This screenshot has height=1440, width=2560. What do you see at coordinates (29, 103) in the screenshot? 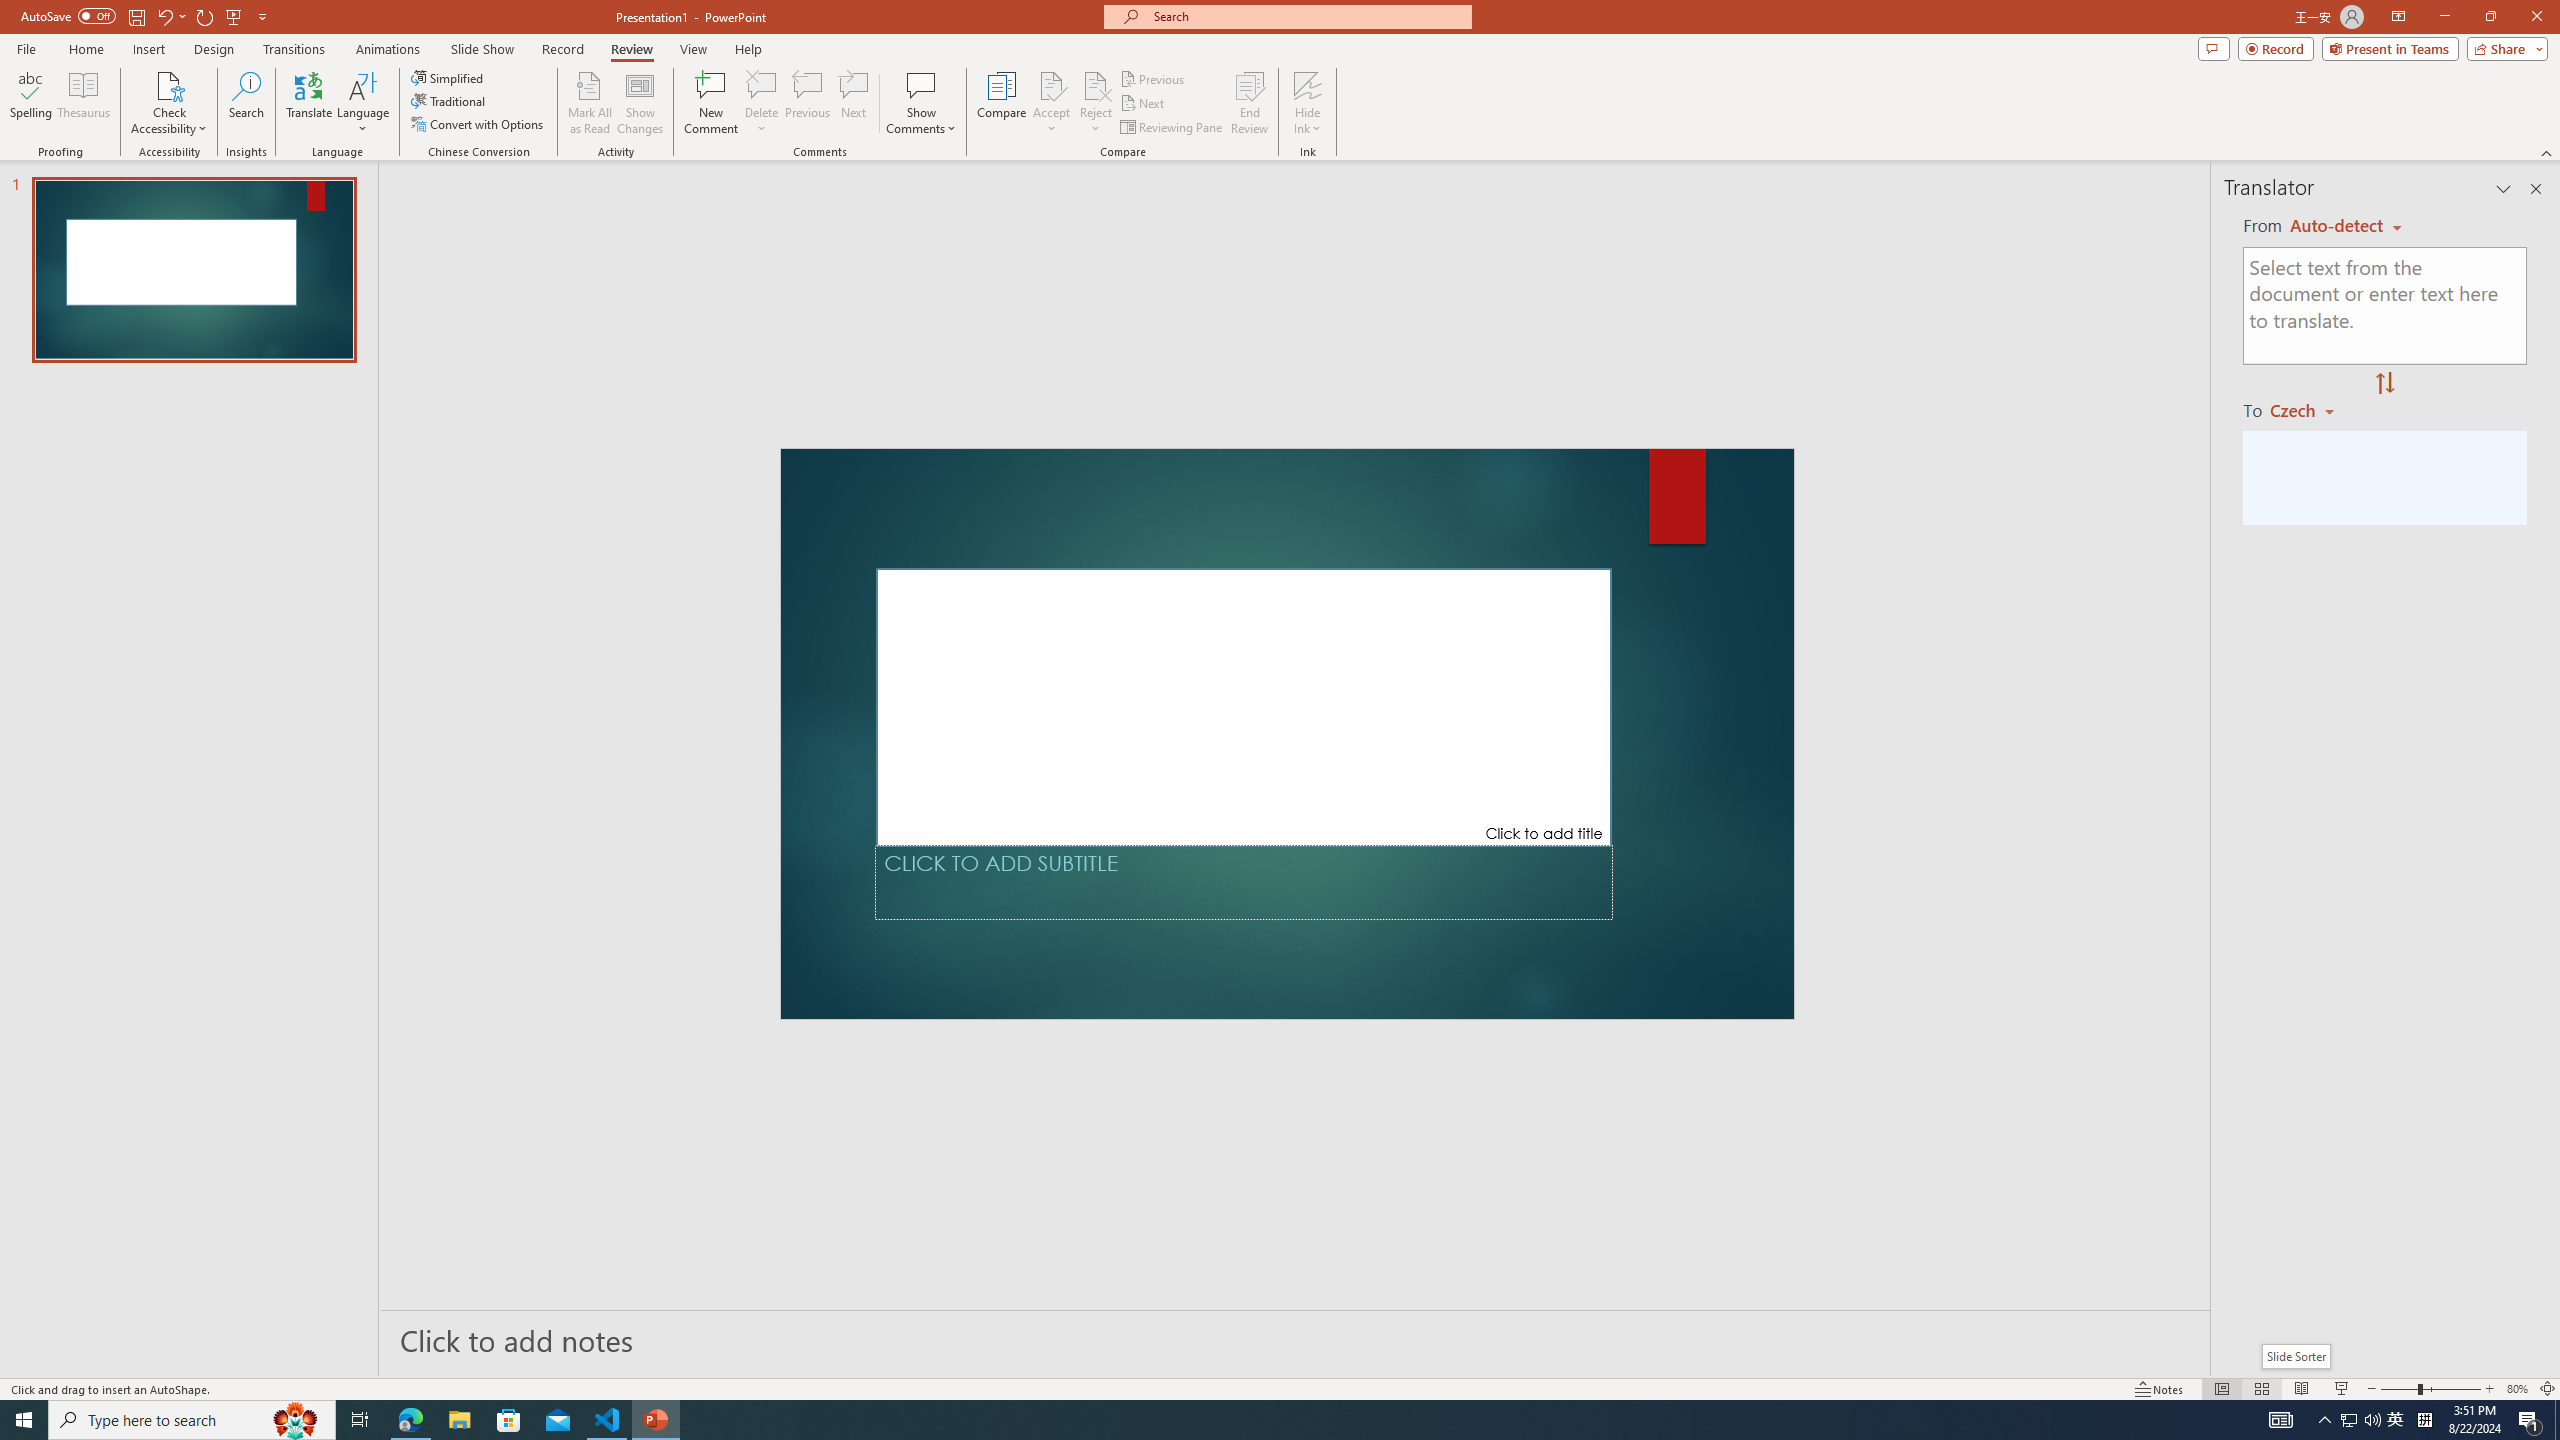
I see `'Spelling...'` at bounding box center [29, 103].